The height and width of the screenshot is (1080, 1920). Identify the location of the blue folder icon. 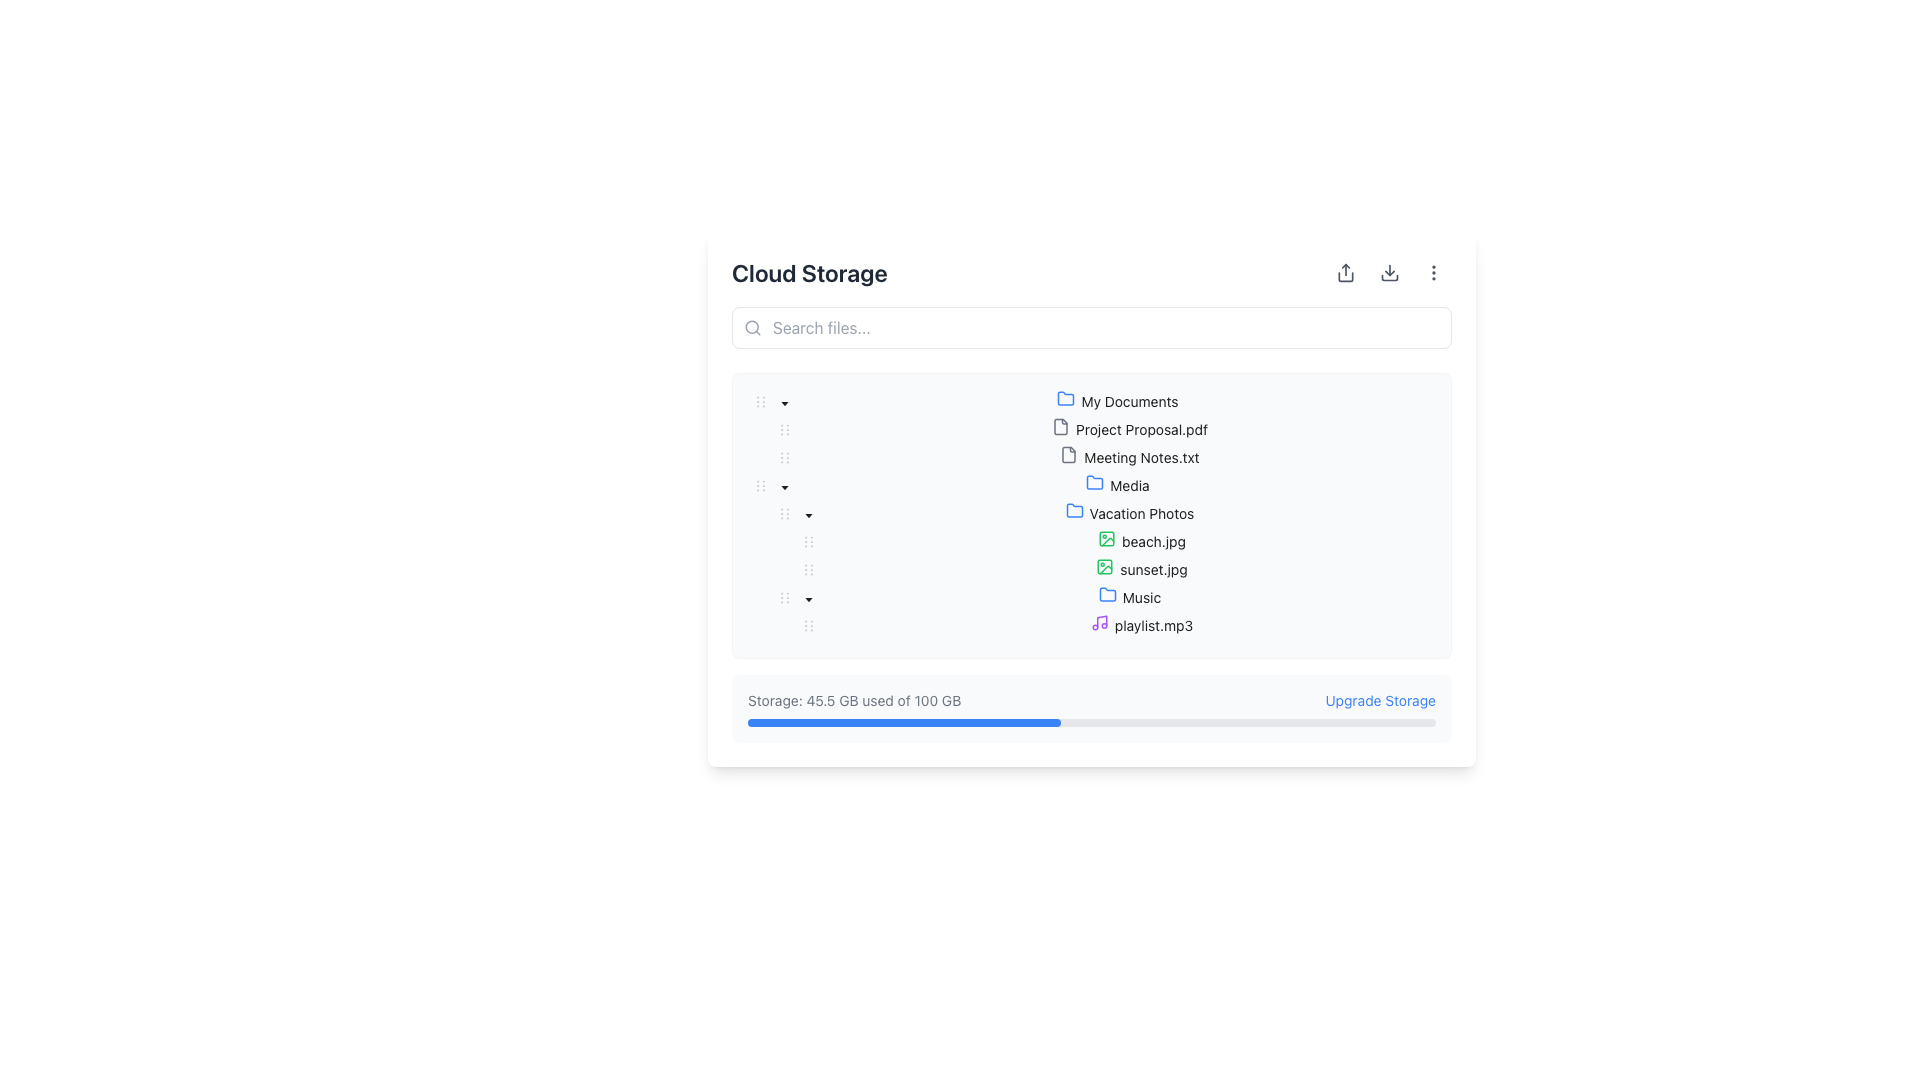
(1068, 401).